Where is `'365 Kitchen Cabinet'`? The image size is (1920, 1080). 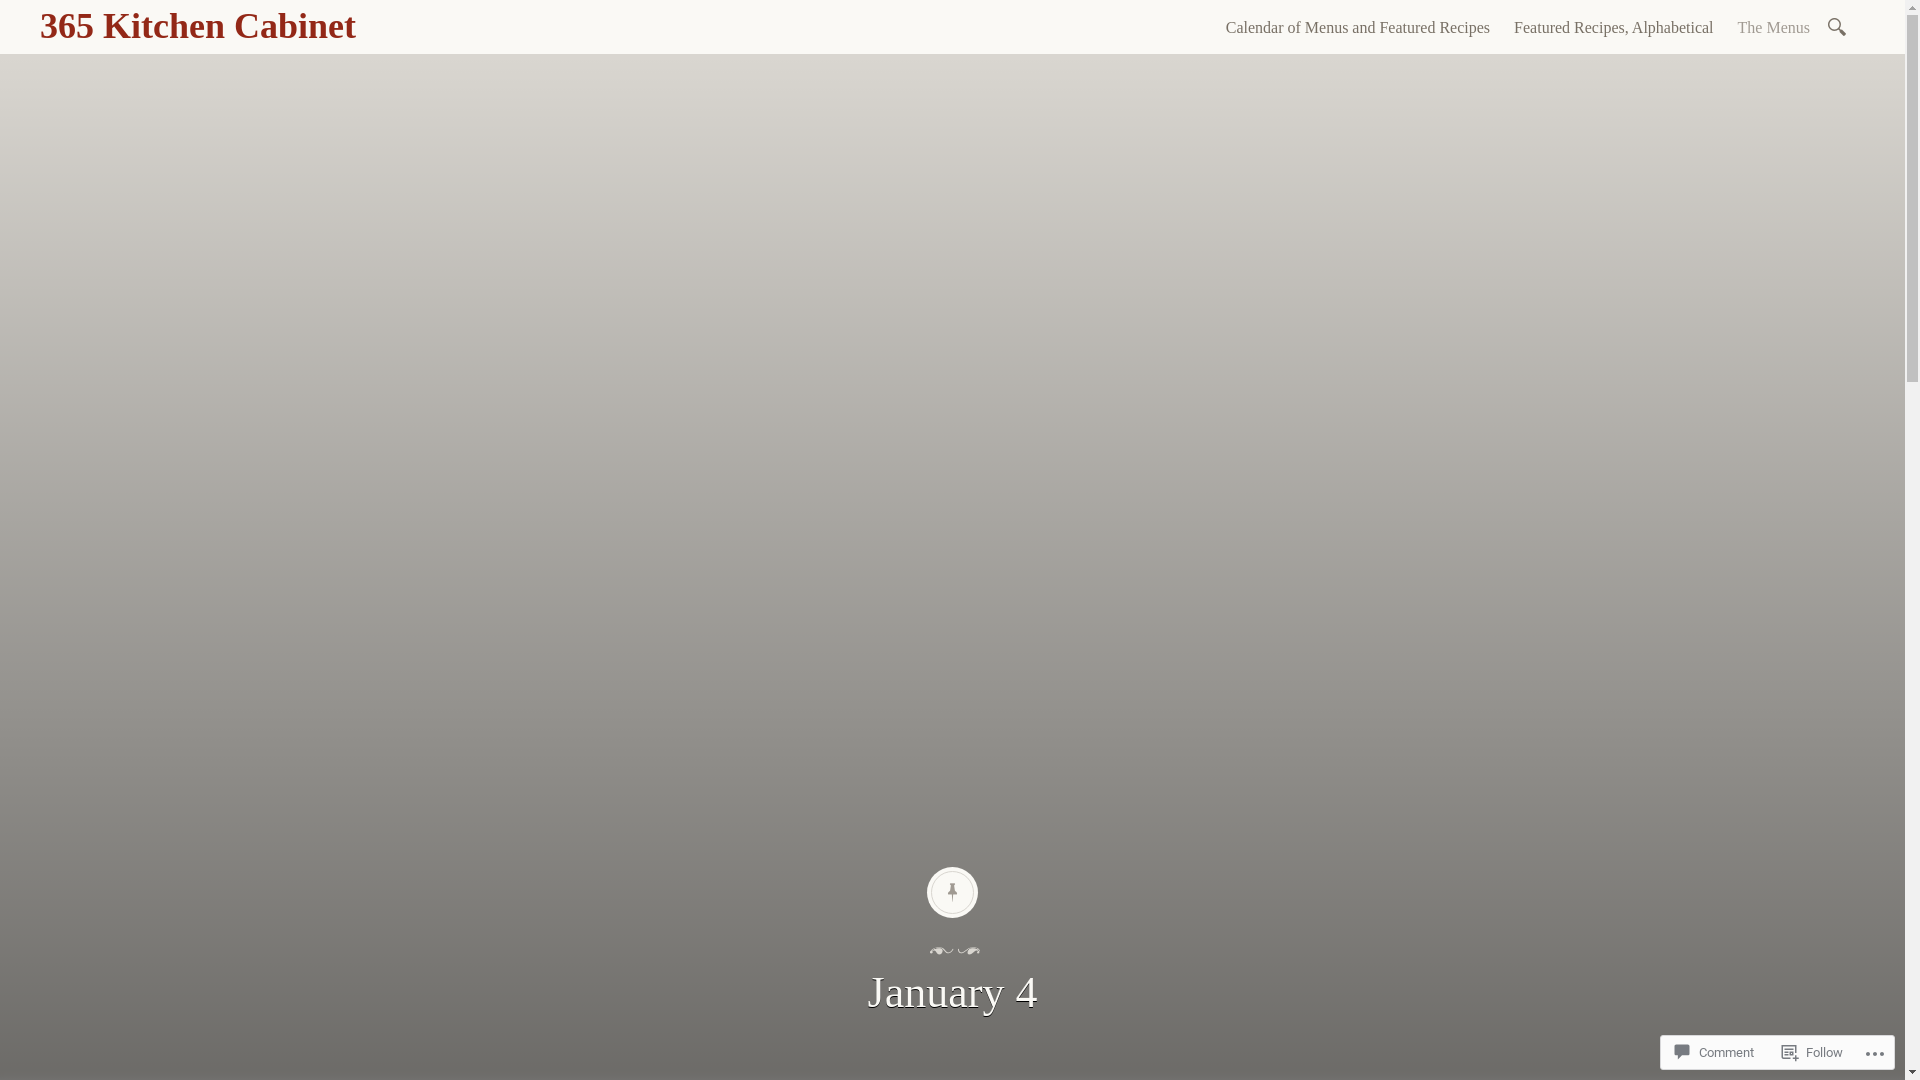
'365 Kitchen Cabinet' is located at coordinates (197, 26).